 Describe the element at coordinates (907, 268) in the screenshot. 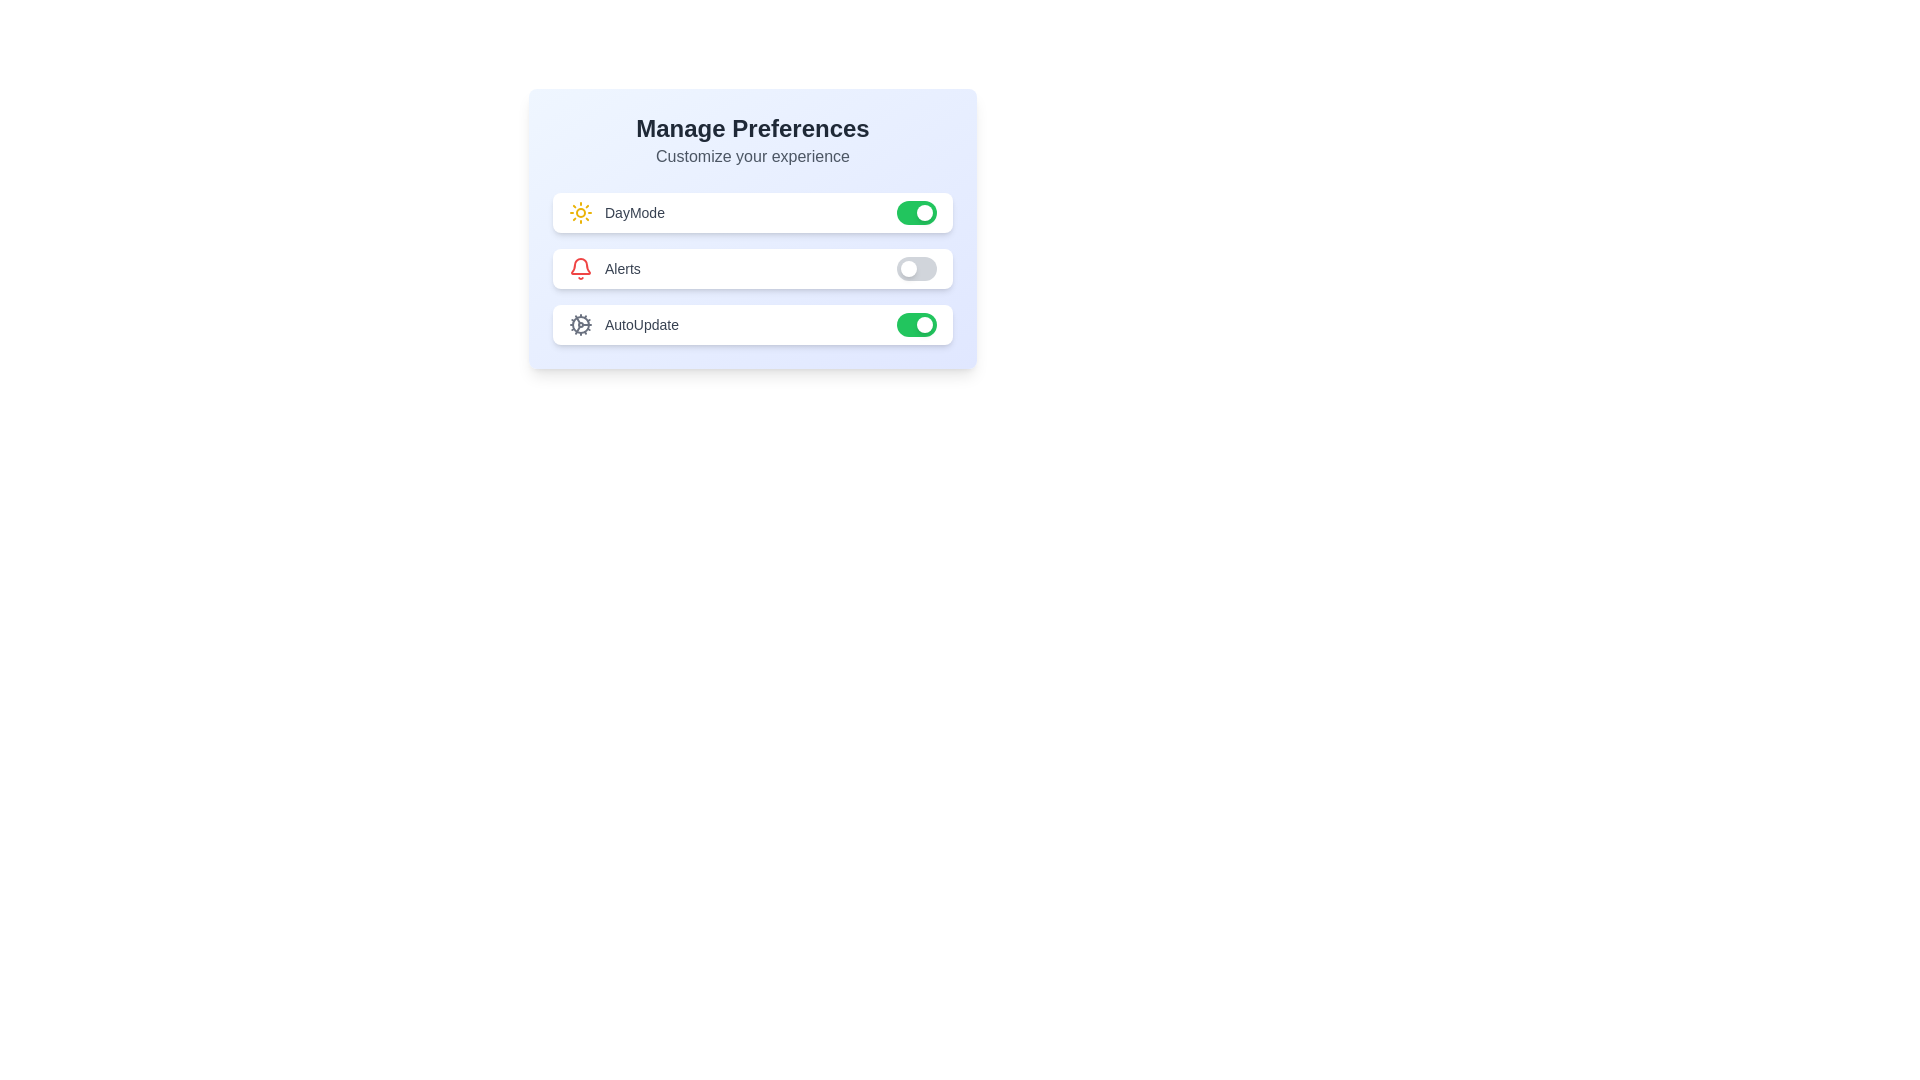

I see `the left circular knob of the 'Alerts' toggle switch, which is currently in the inactive state` at that location.